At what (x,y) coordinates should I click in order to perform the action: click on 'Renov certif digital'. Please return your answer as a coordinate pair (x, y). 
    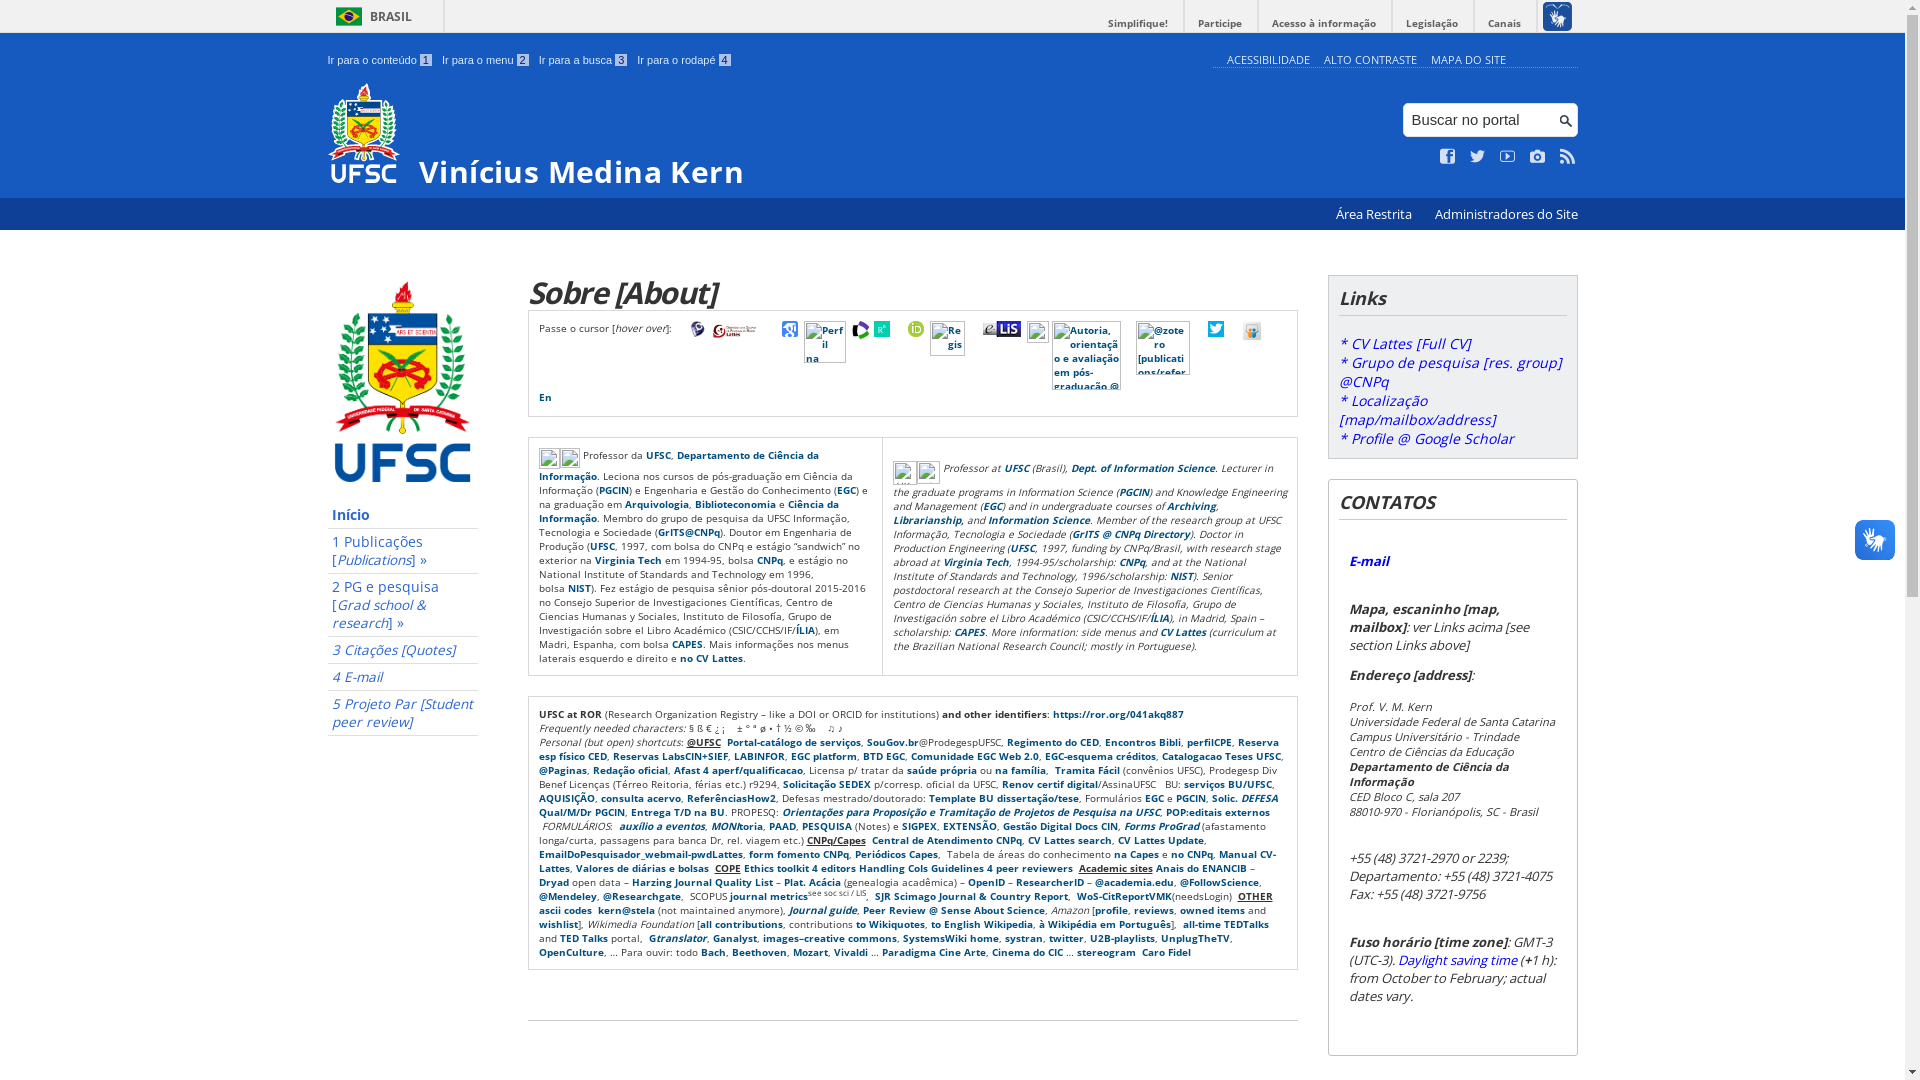
    Looking at the image, I should click on (1049, 782).